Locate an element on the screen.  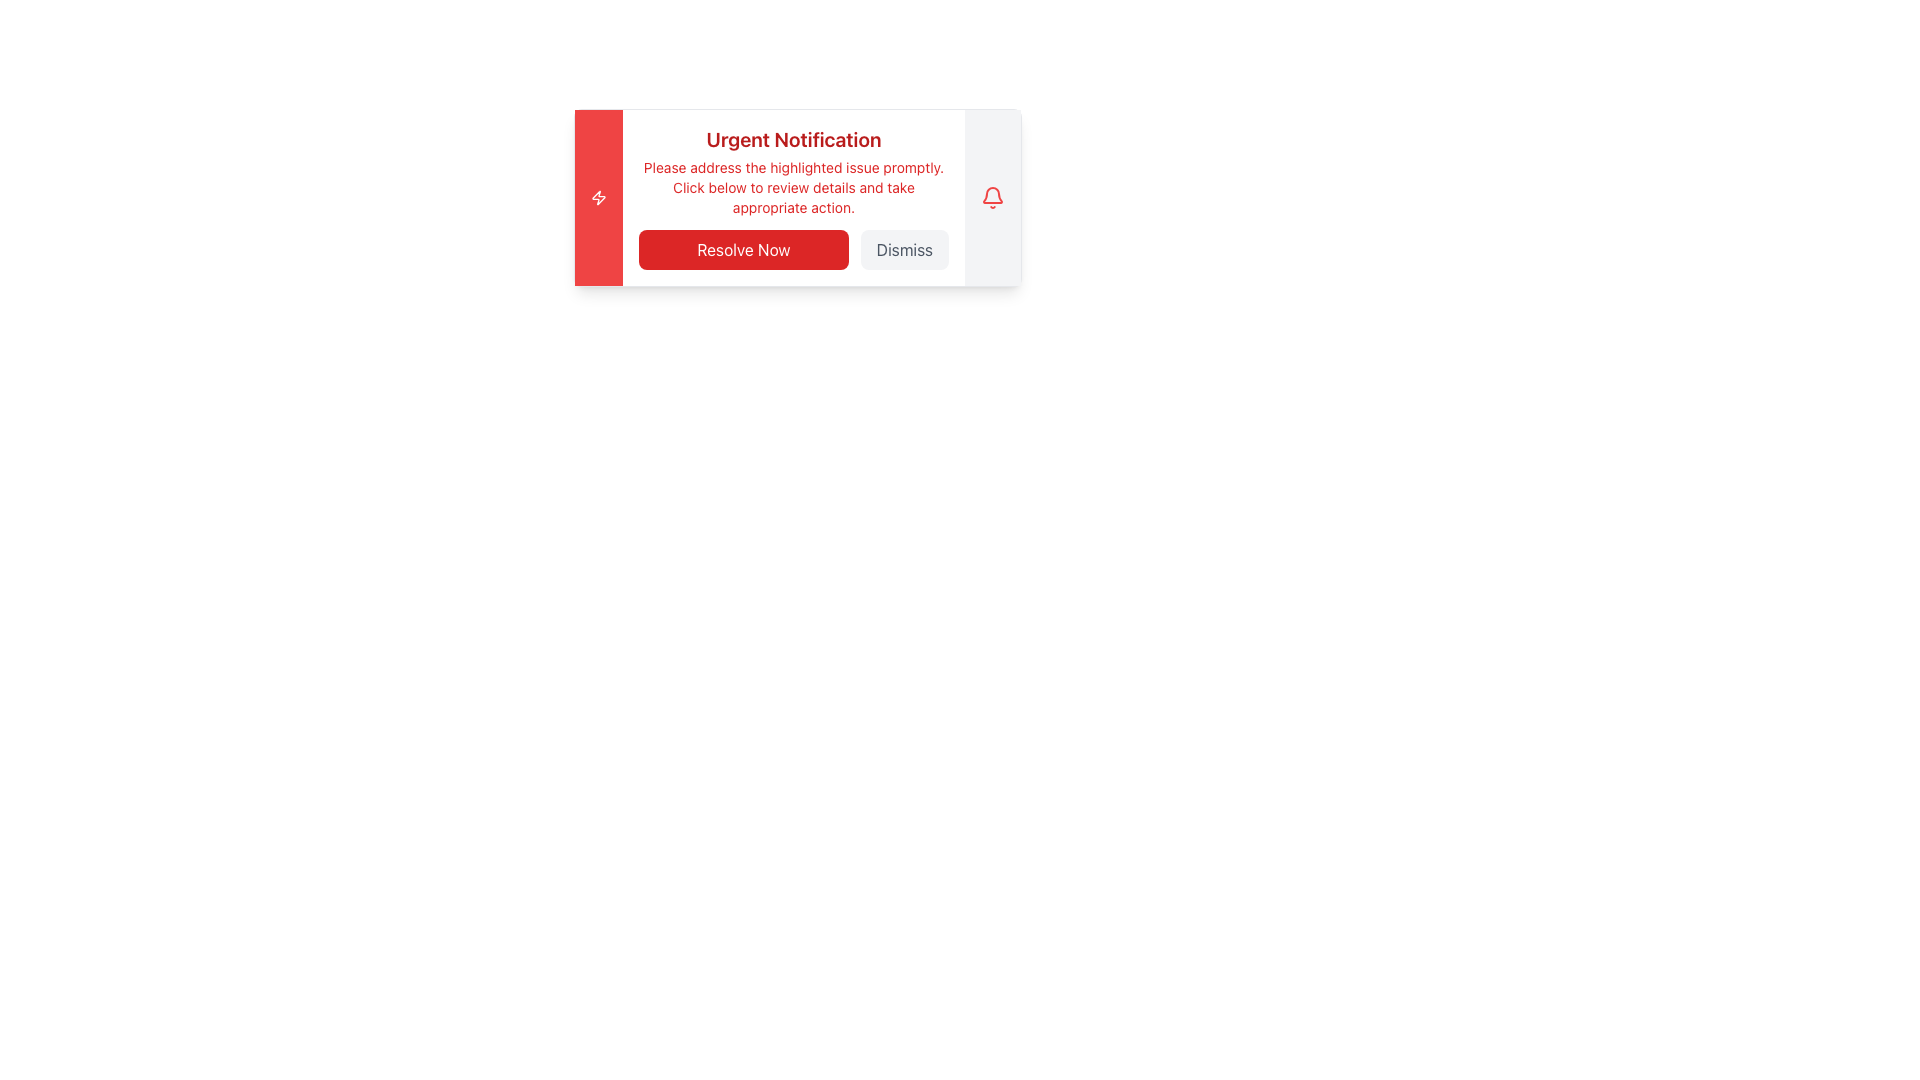
important message displayed in the text element located below the heading 'Urgent Notification' in the notification panel is located at coordinates (792, 188).